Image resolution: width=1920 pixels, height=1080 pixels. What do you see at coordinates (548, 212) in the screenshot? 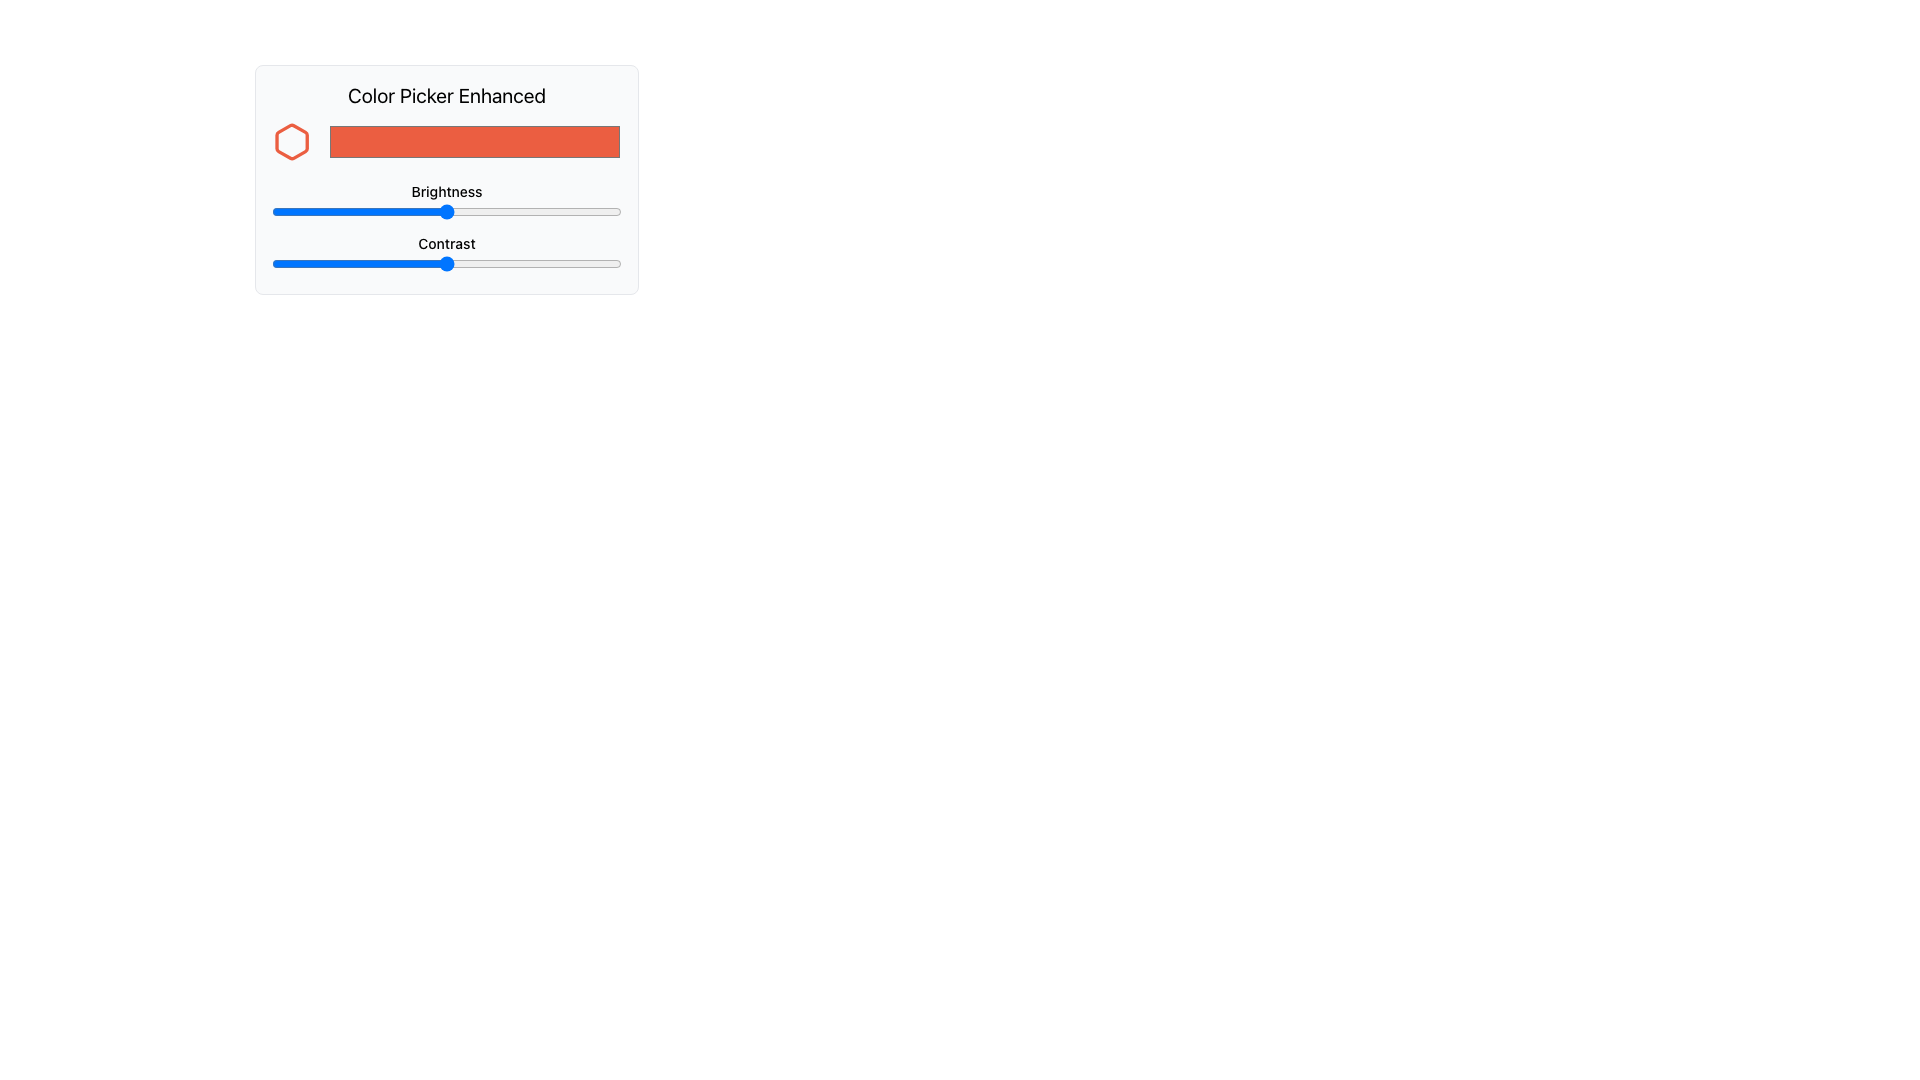
I see `brightness level` at bounding box center [548, 212].